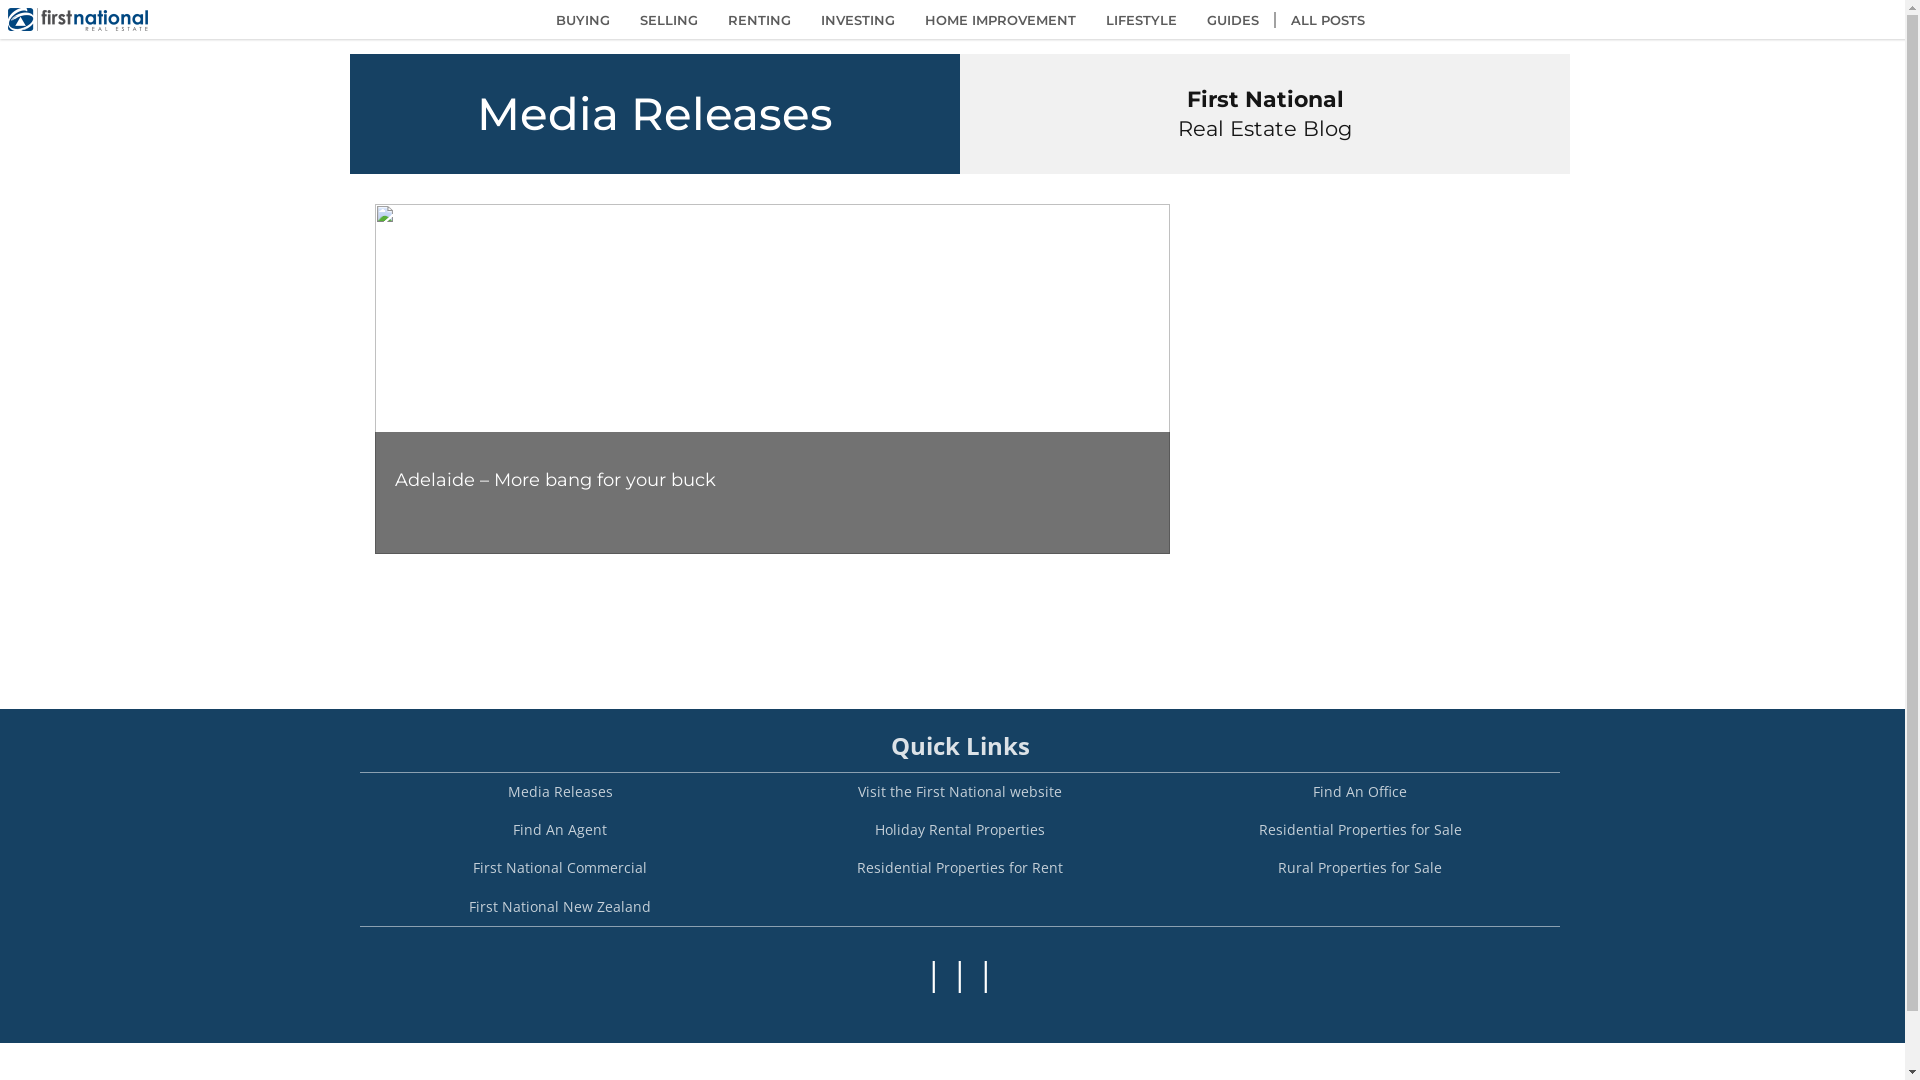 Image resolution: width=1920 pixels, height=1080 pixels. Describe the element at coordinates (960, 790) in the screenshot. I see `'Visit the First National website'` at that location.